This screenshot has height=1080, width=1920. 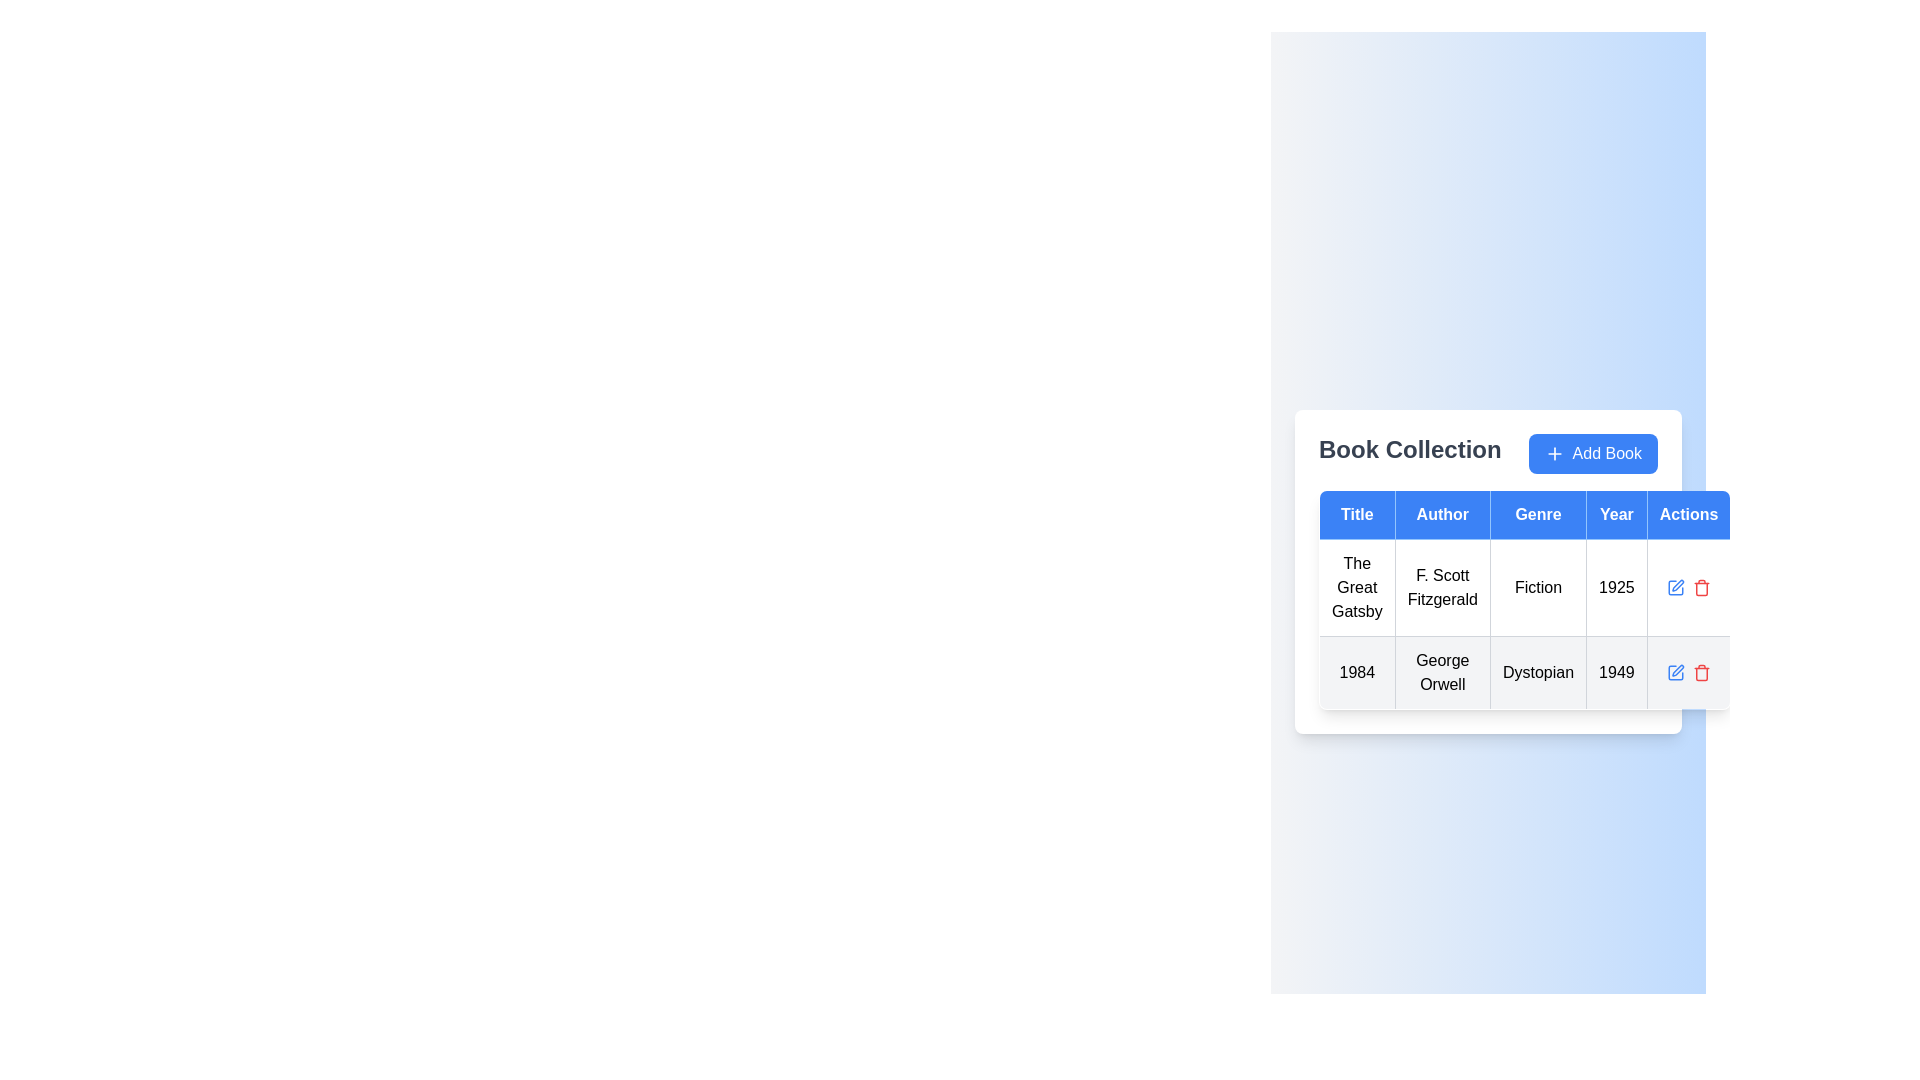 I want to click on the edit button/icon in the 'Actions' column of the second row in the 'Book Collection' table for accessibility purposes, so click(x=1675, y=672).